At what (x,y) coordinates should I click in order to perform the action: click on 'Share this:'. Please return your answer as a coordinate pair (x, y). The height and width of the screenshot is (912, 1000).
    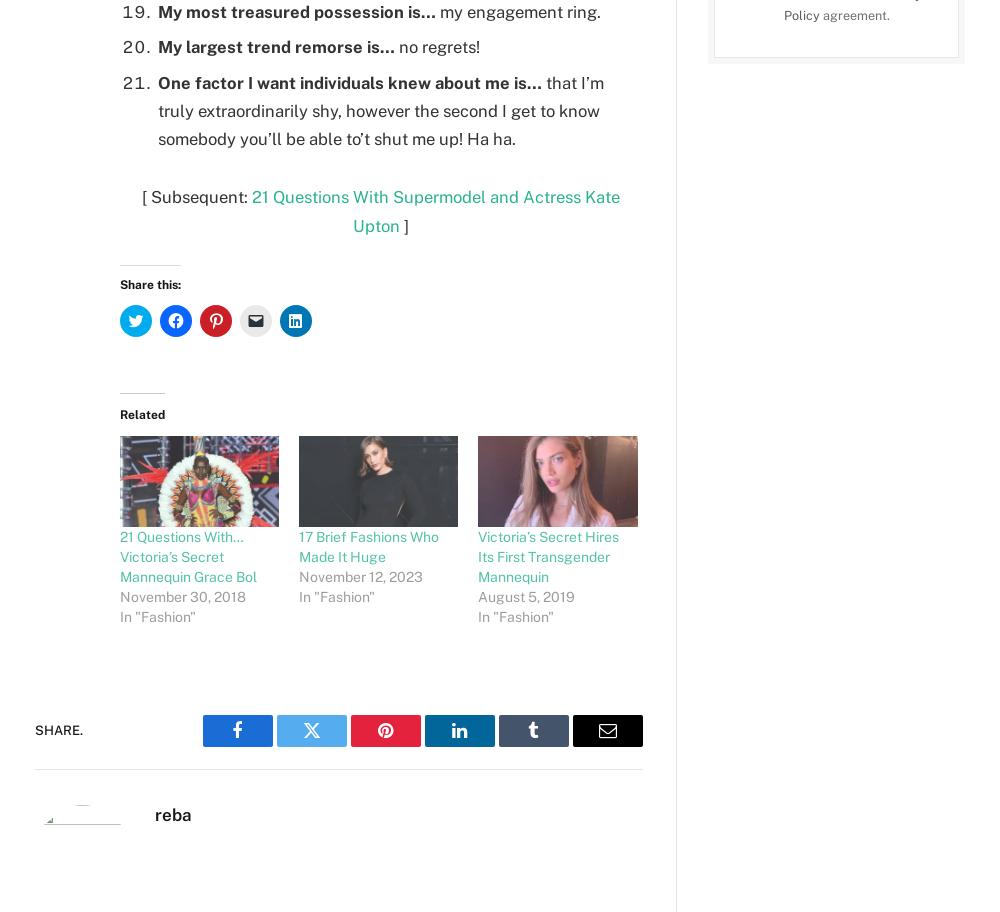
    Looking at the image, I should click on (150, 284).